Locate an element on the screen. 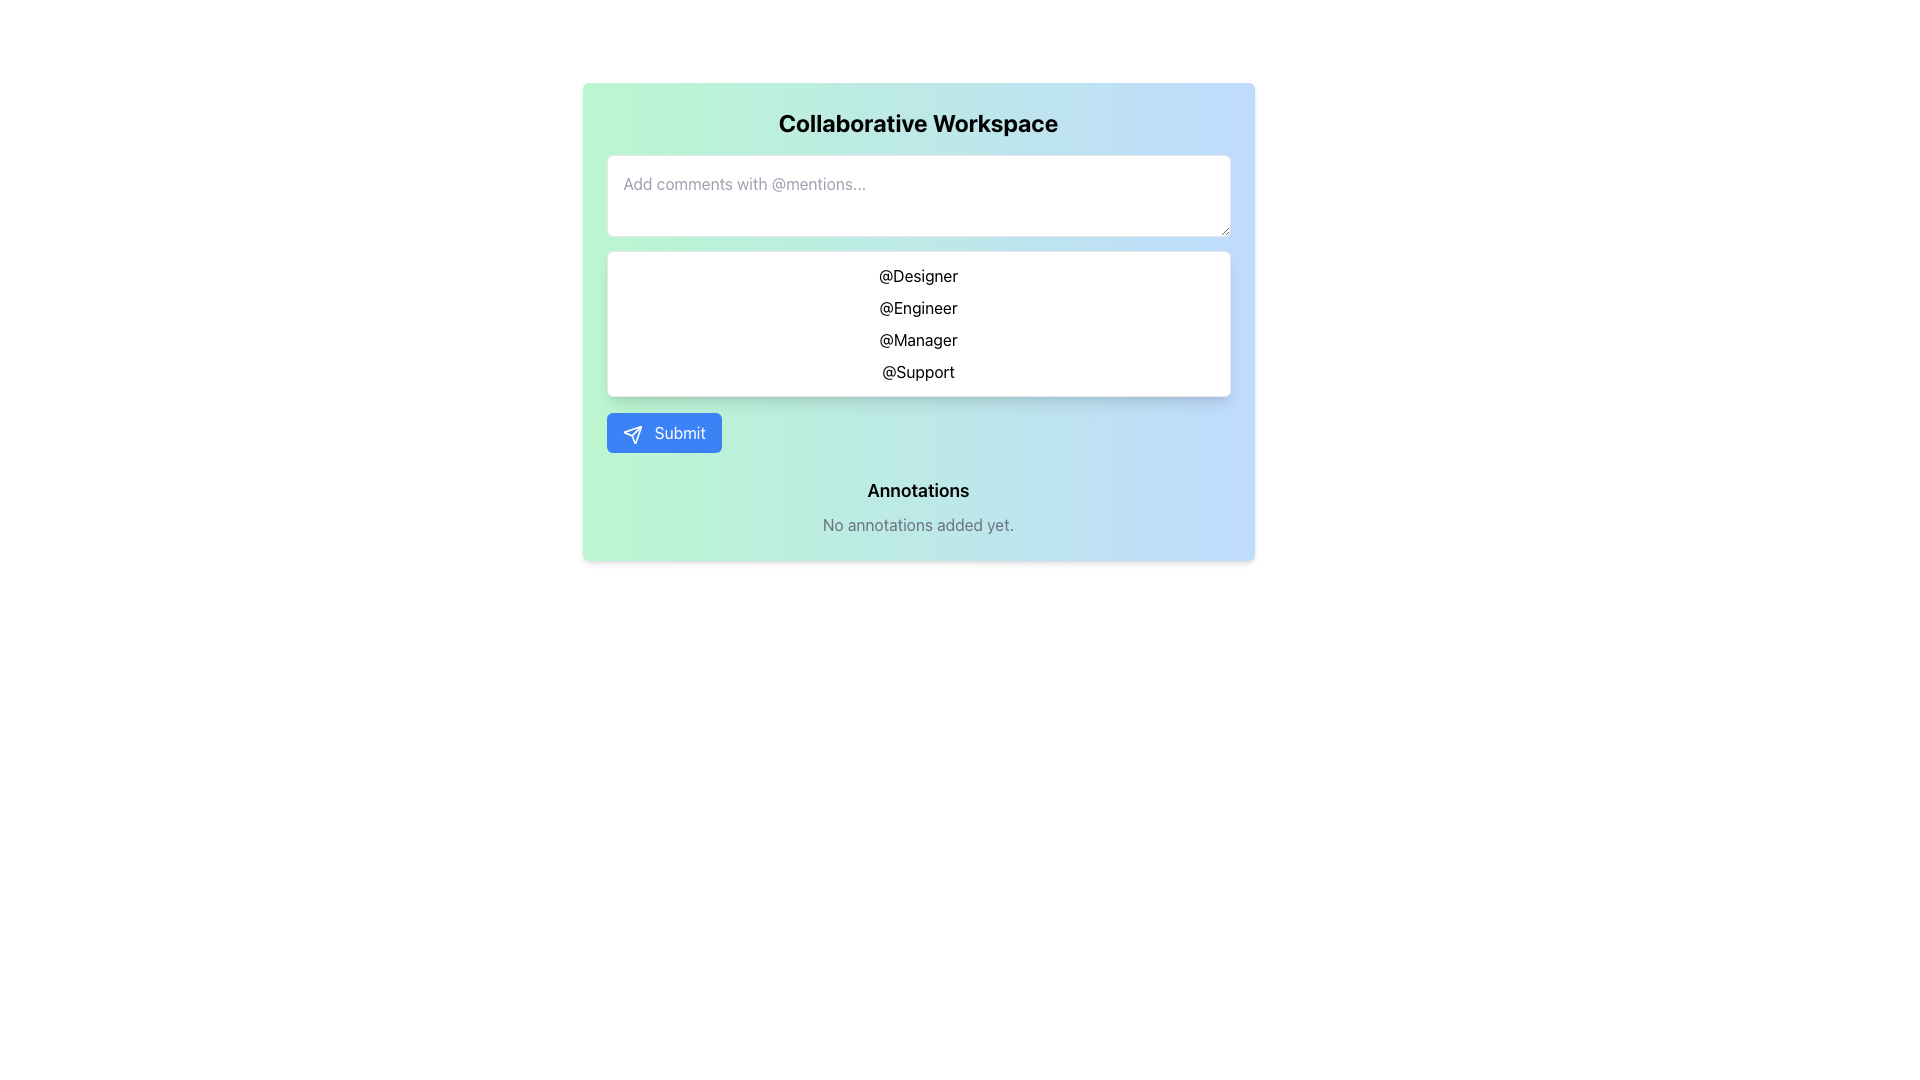 The width and height of the screenshot is (1920, 1080). the selectable option labeled '@Manager' within the dropdown menu is located at coordinates (917, 338).